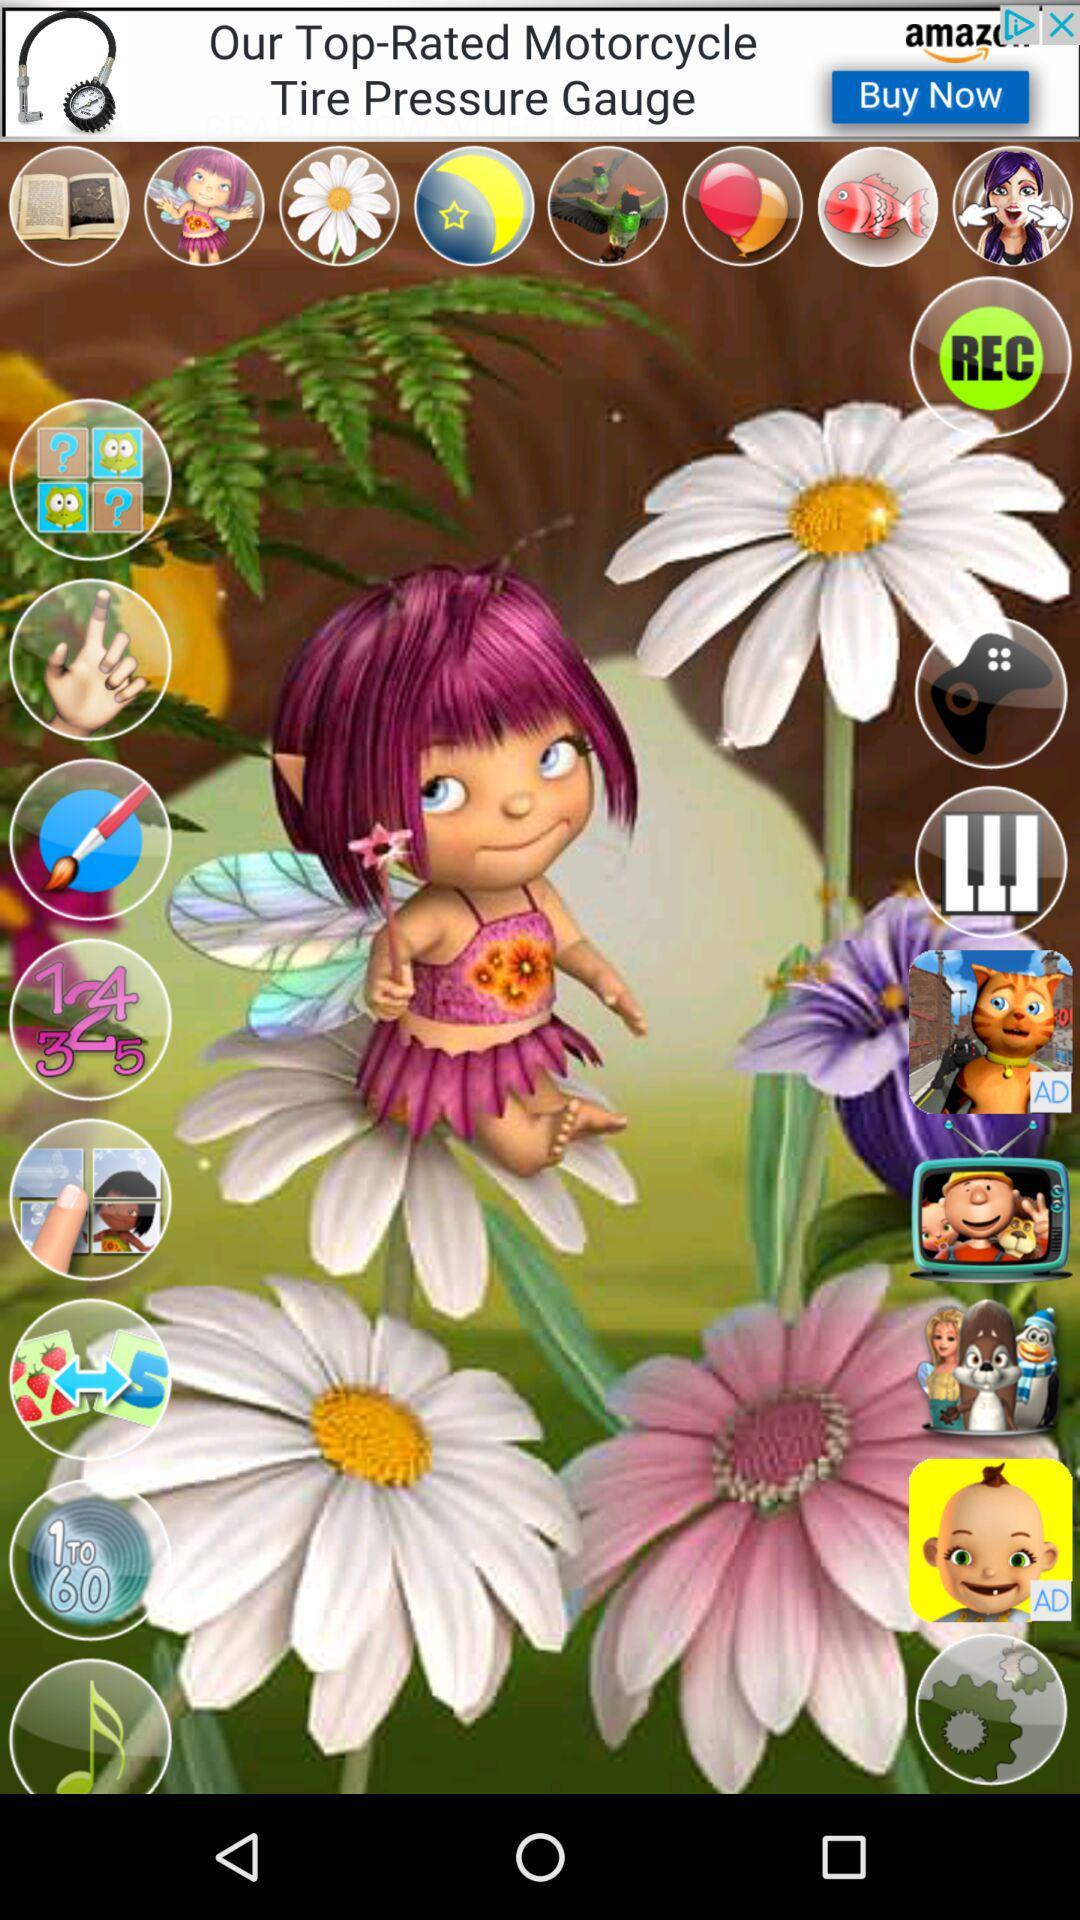 The width and height of the screenshot is (1080, 1920). What do you see at coordinates (88, 480) in the screenshot?
I see `the option` at bounding box center [88, 480].